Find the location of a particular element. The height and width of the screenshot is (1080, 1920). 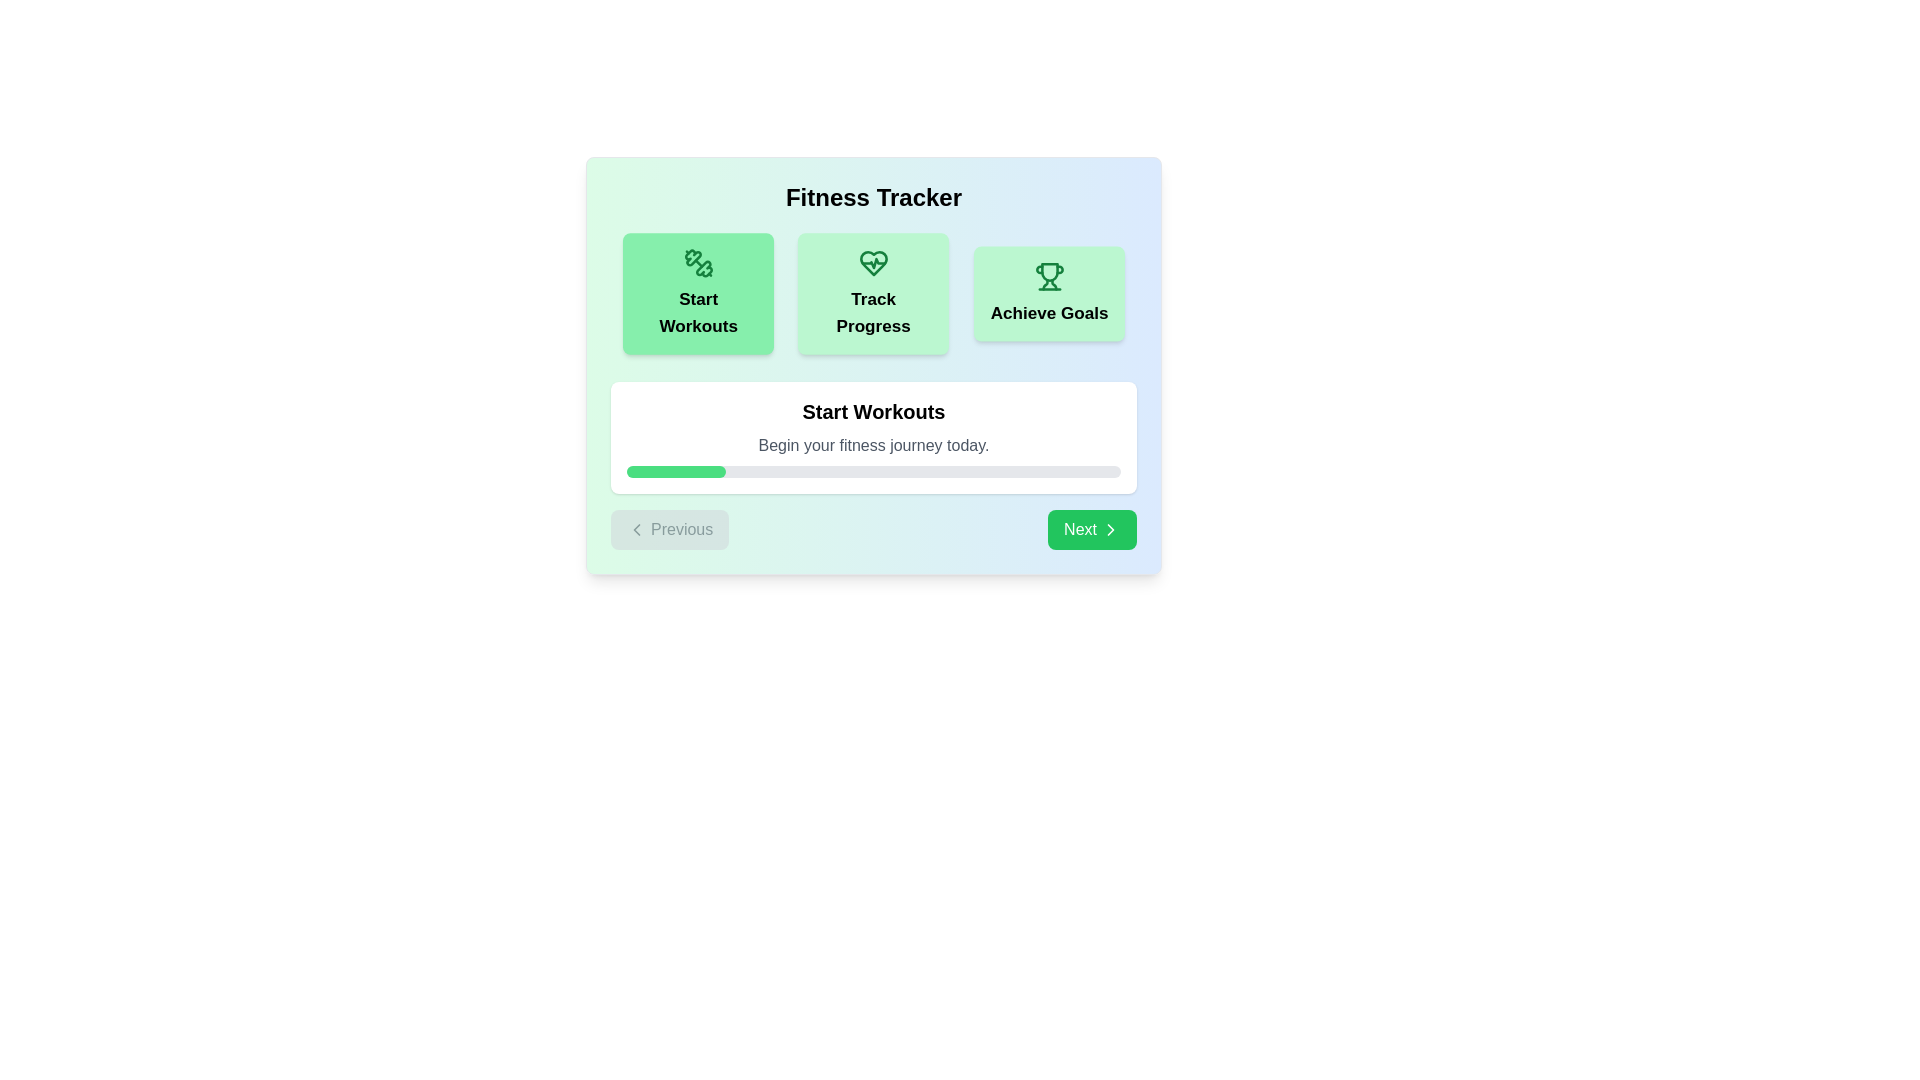

the label that serves as the title for the middle card in the 'Fitness Tracker' section, which indicates progress tracking is located at coordinates (873, 312).